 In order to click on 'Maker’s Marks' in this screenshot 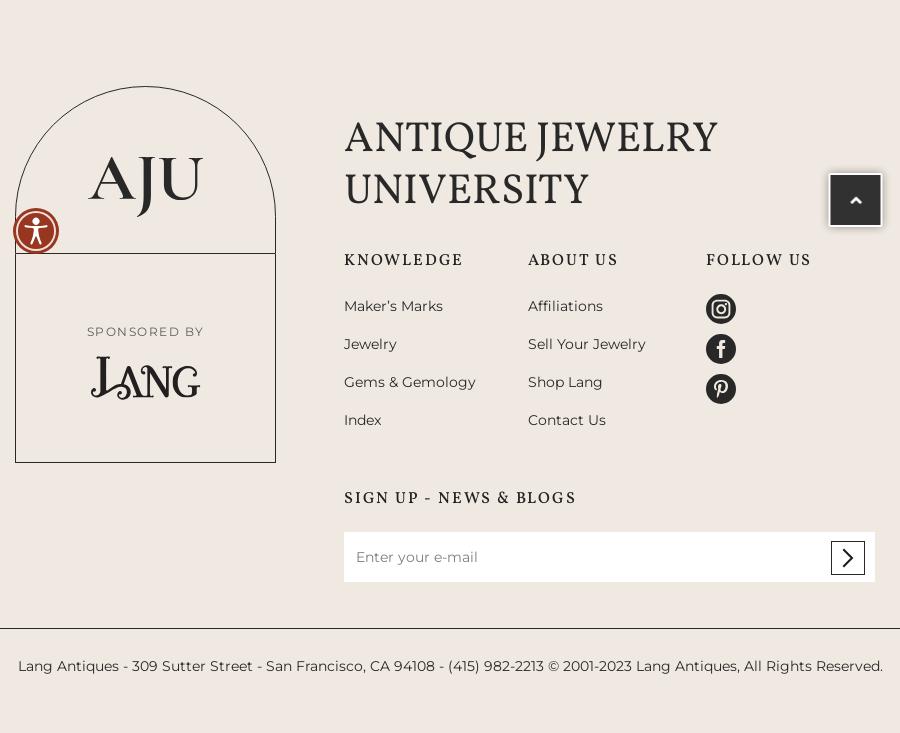, I will do `click(392, 305)`.